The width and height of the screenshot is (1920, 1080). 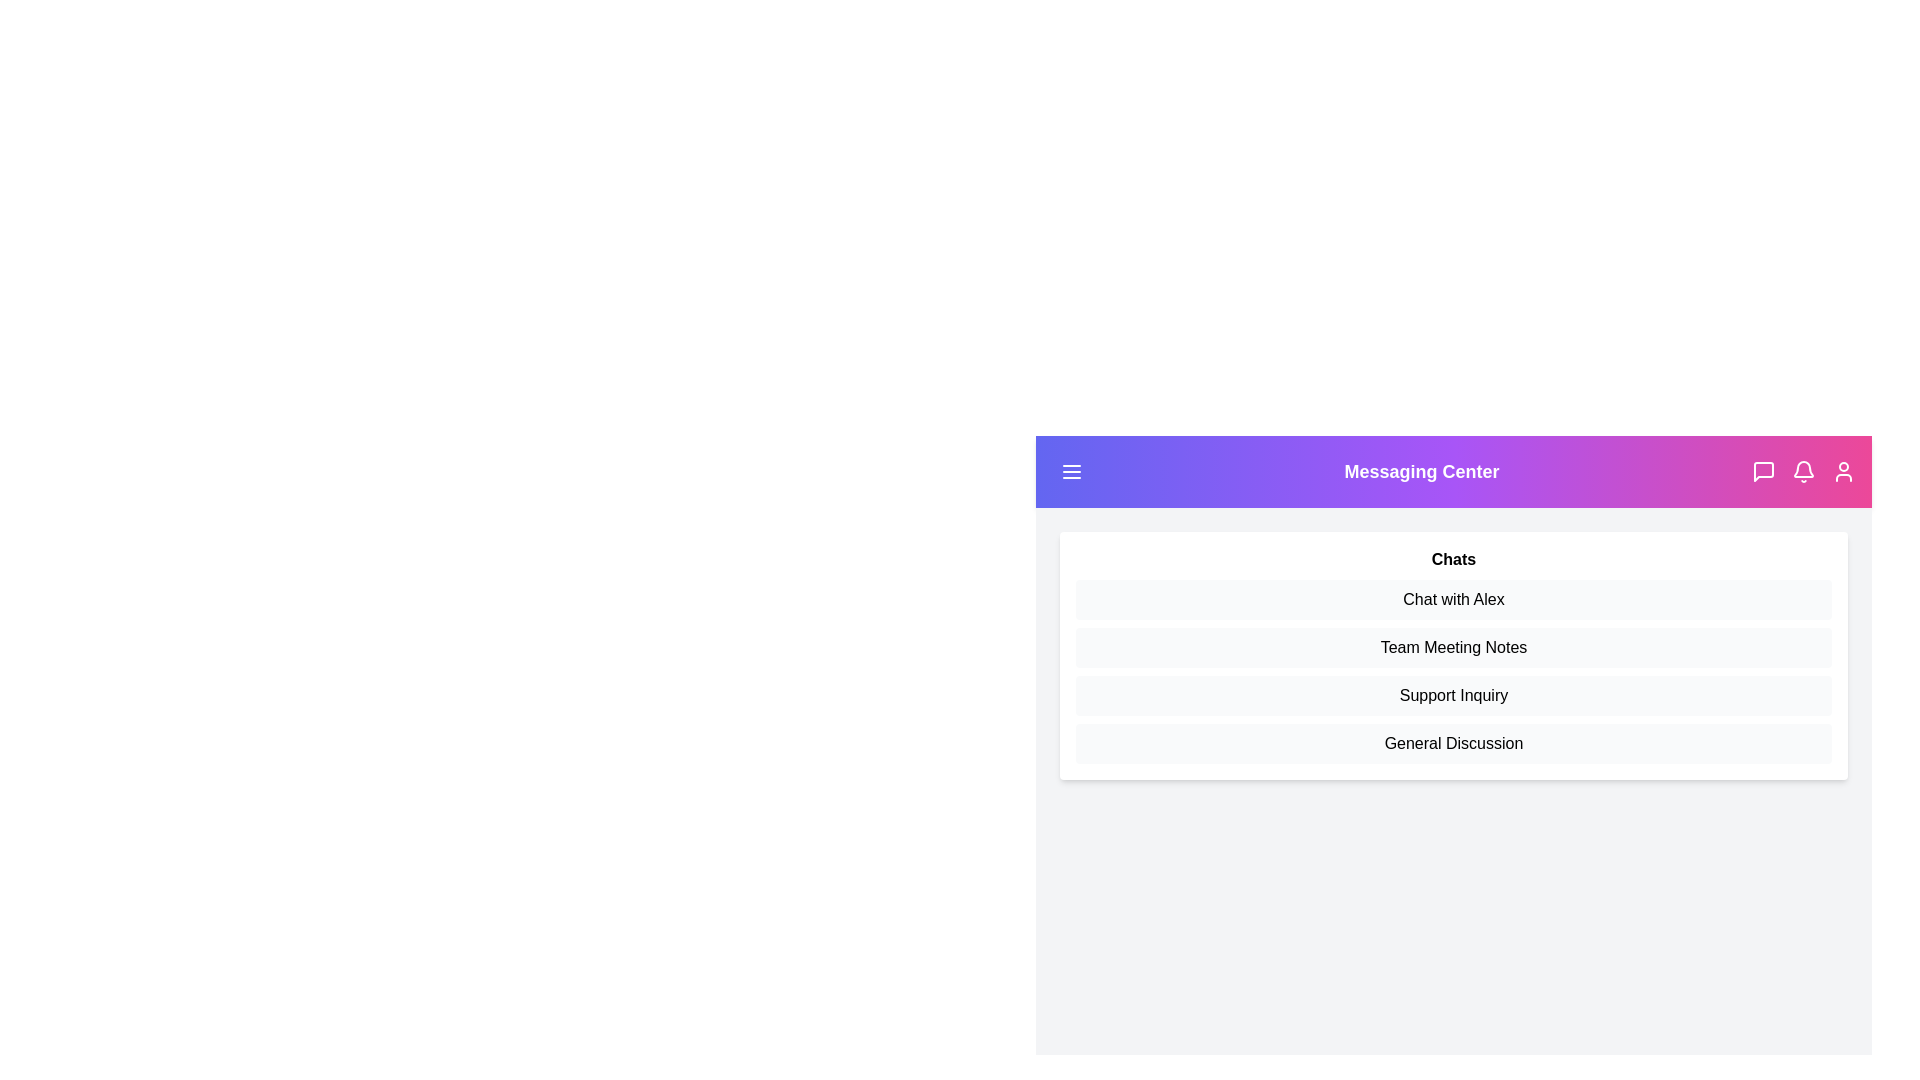 What do you see at coordinates (1804, 471) in the screenshot?
I see `the notification bell icon in the top-right corner` at bounding box center [1804, 471].